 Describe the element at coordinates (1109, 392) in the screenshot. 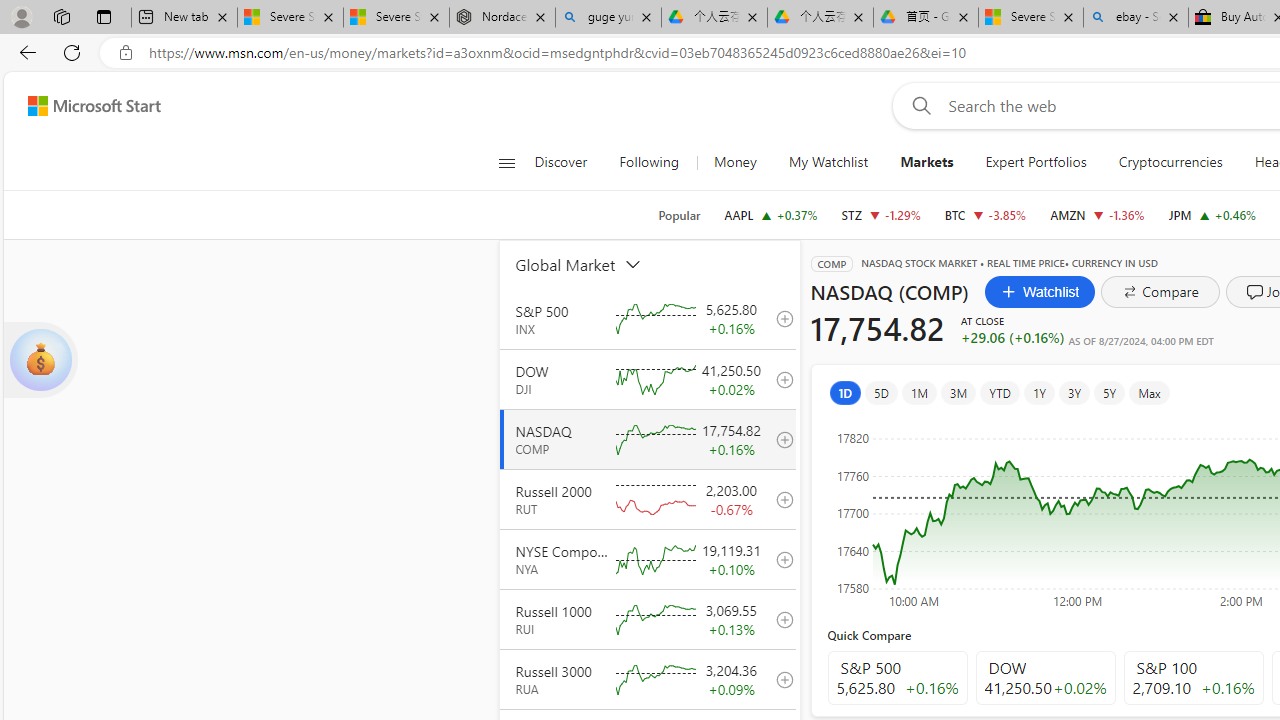

I see `'5Y'` at that location.